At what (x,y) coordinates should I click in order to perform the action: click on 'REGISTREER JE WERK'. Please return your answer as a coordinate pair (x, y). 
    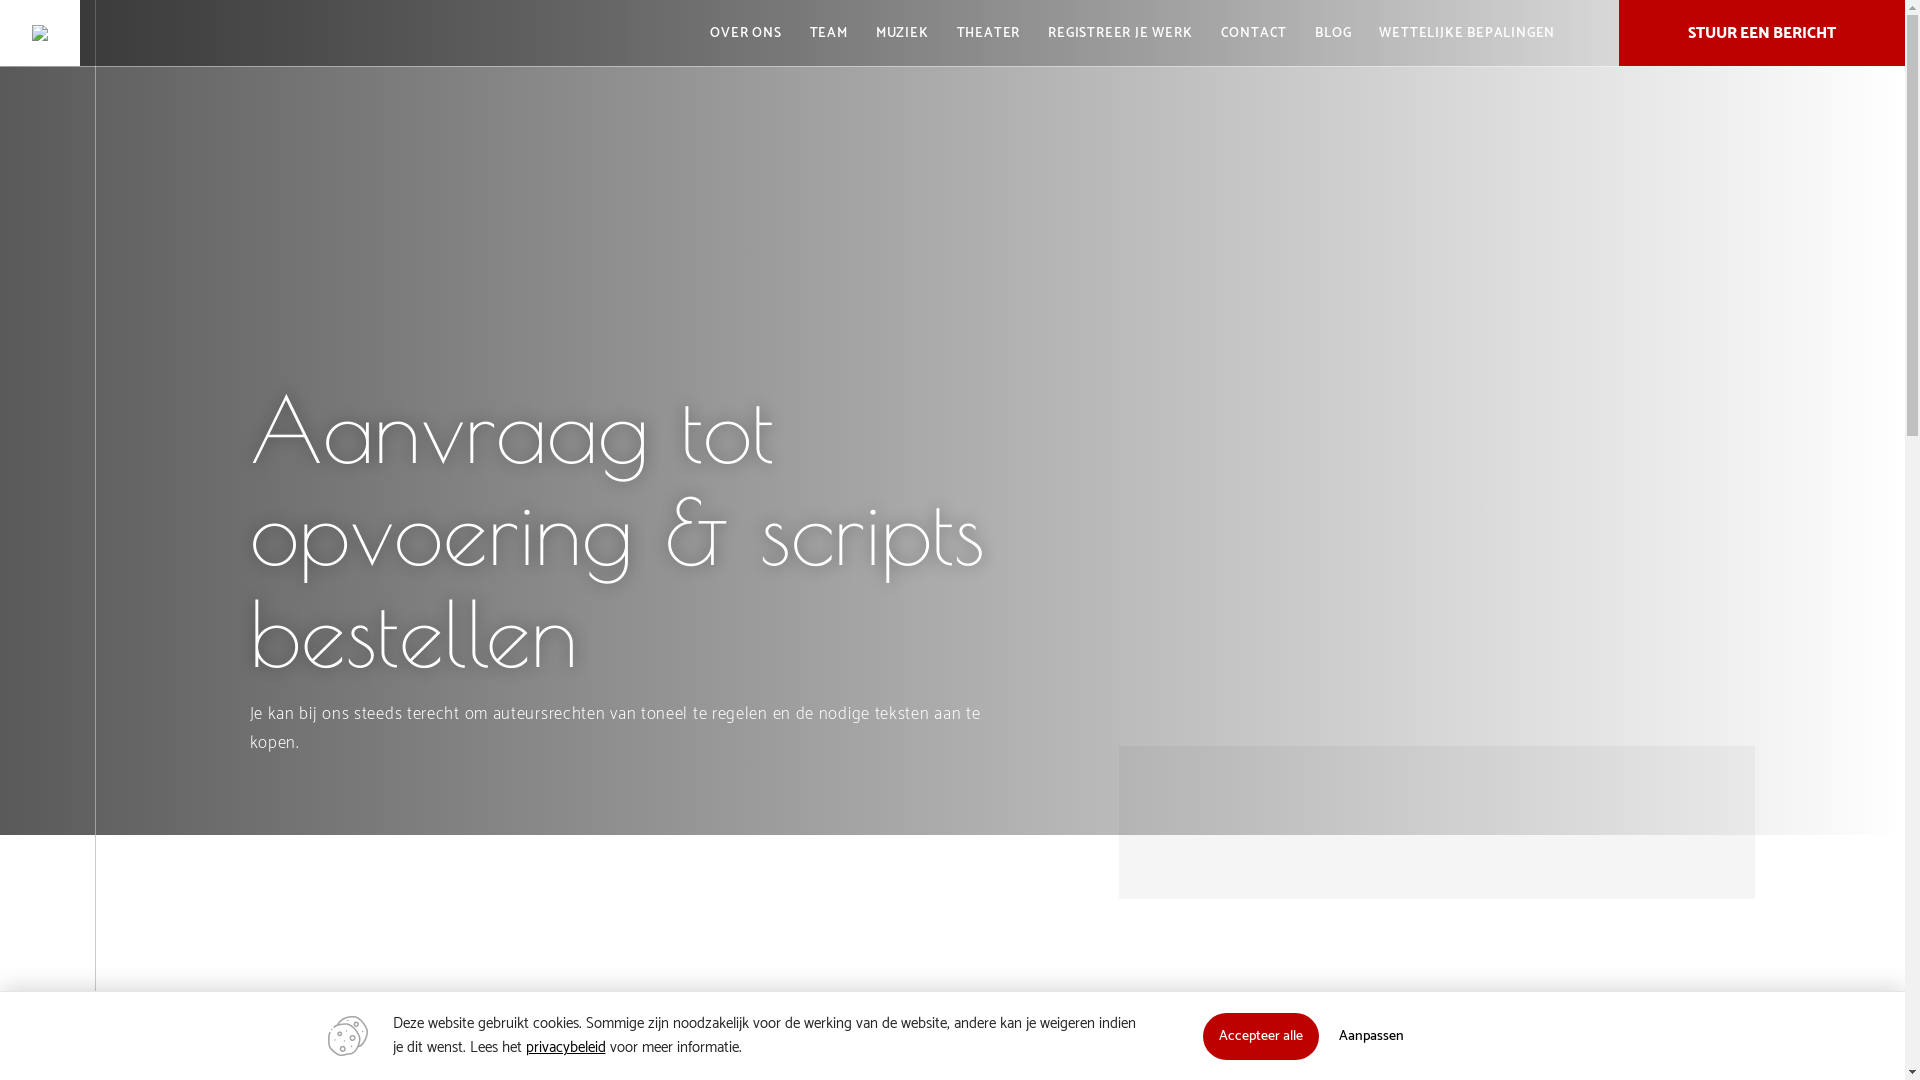
    Looking at the image, I should click on (1118, 33).